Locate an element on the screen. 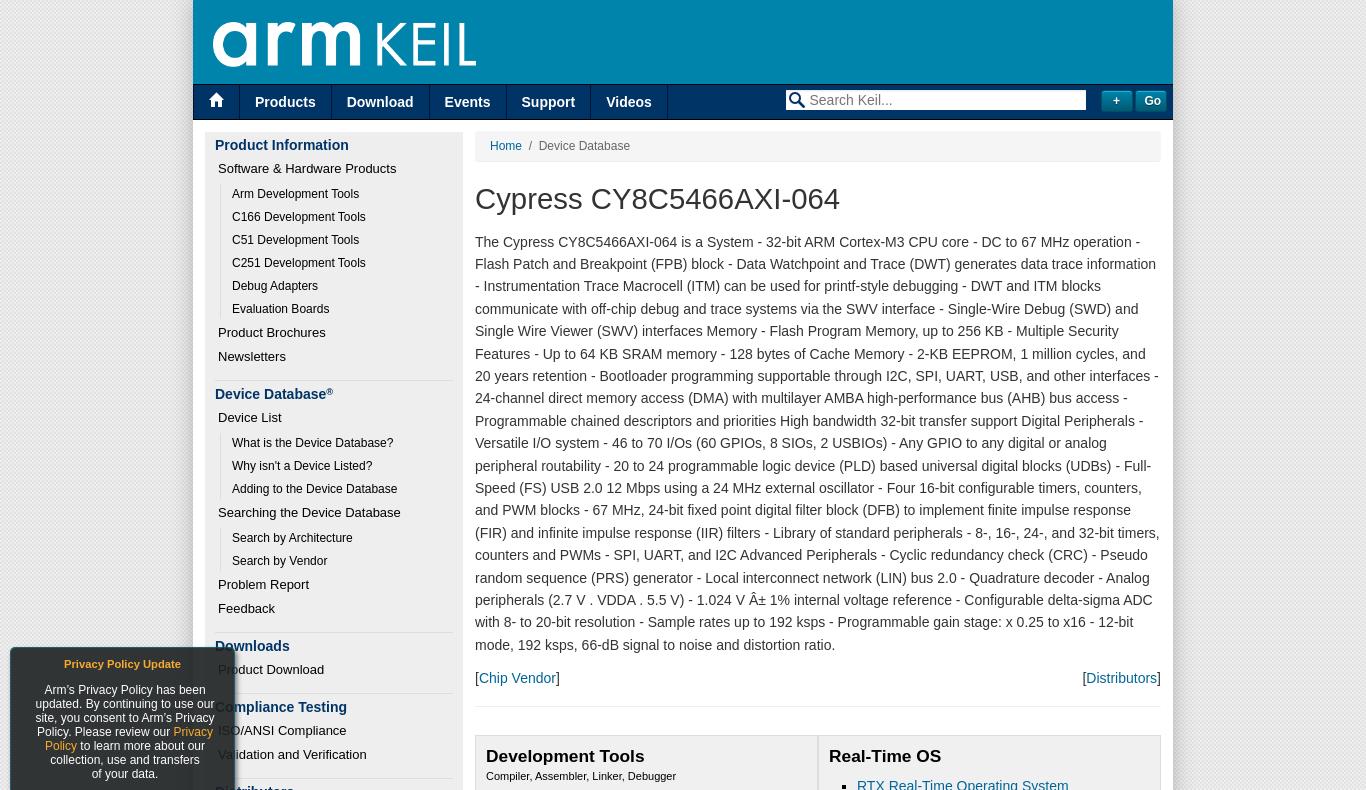  'Arm Development Tools' is located at coordinates (231, 193).